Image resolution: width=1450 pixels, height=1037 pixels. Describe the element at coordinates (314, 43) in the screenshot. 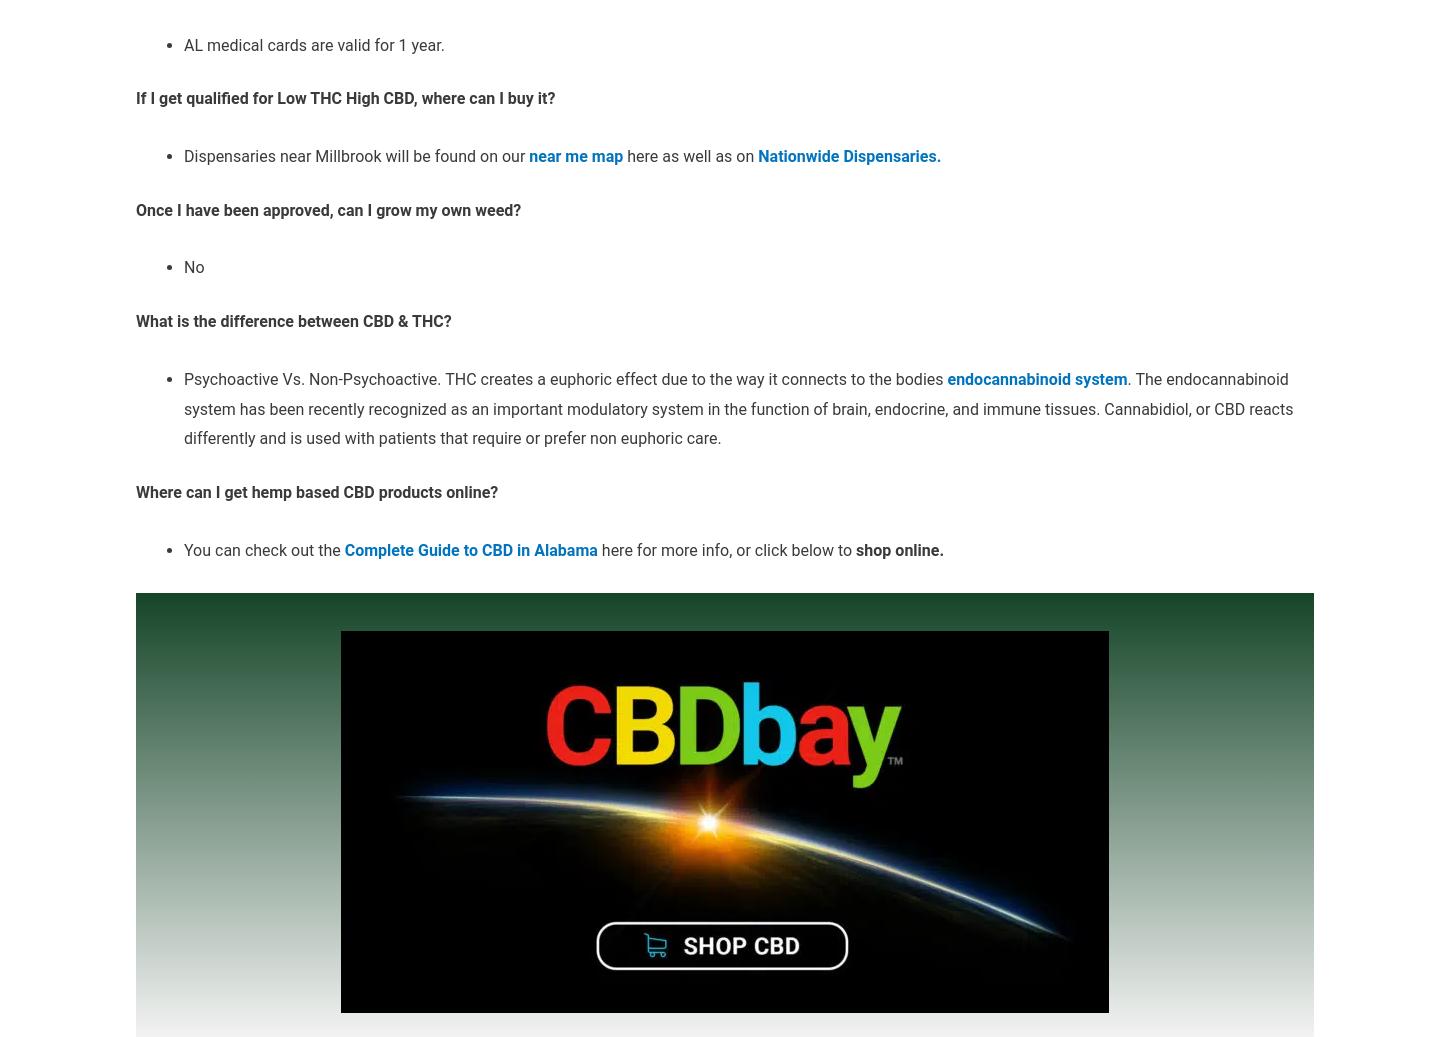

I see `'AL medical cards are valid for 1 year.'` at that location.